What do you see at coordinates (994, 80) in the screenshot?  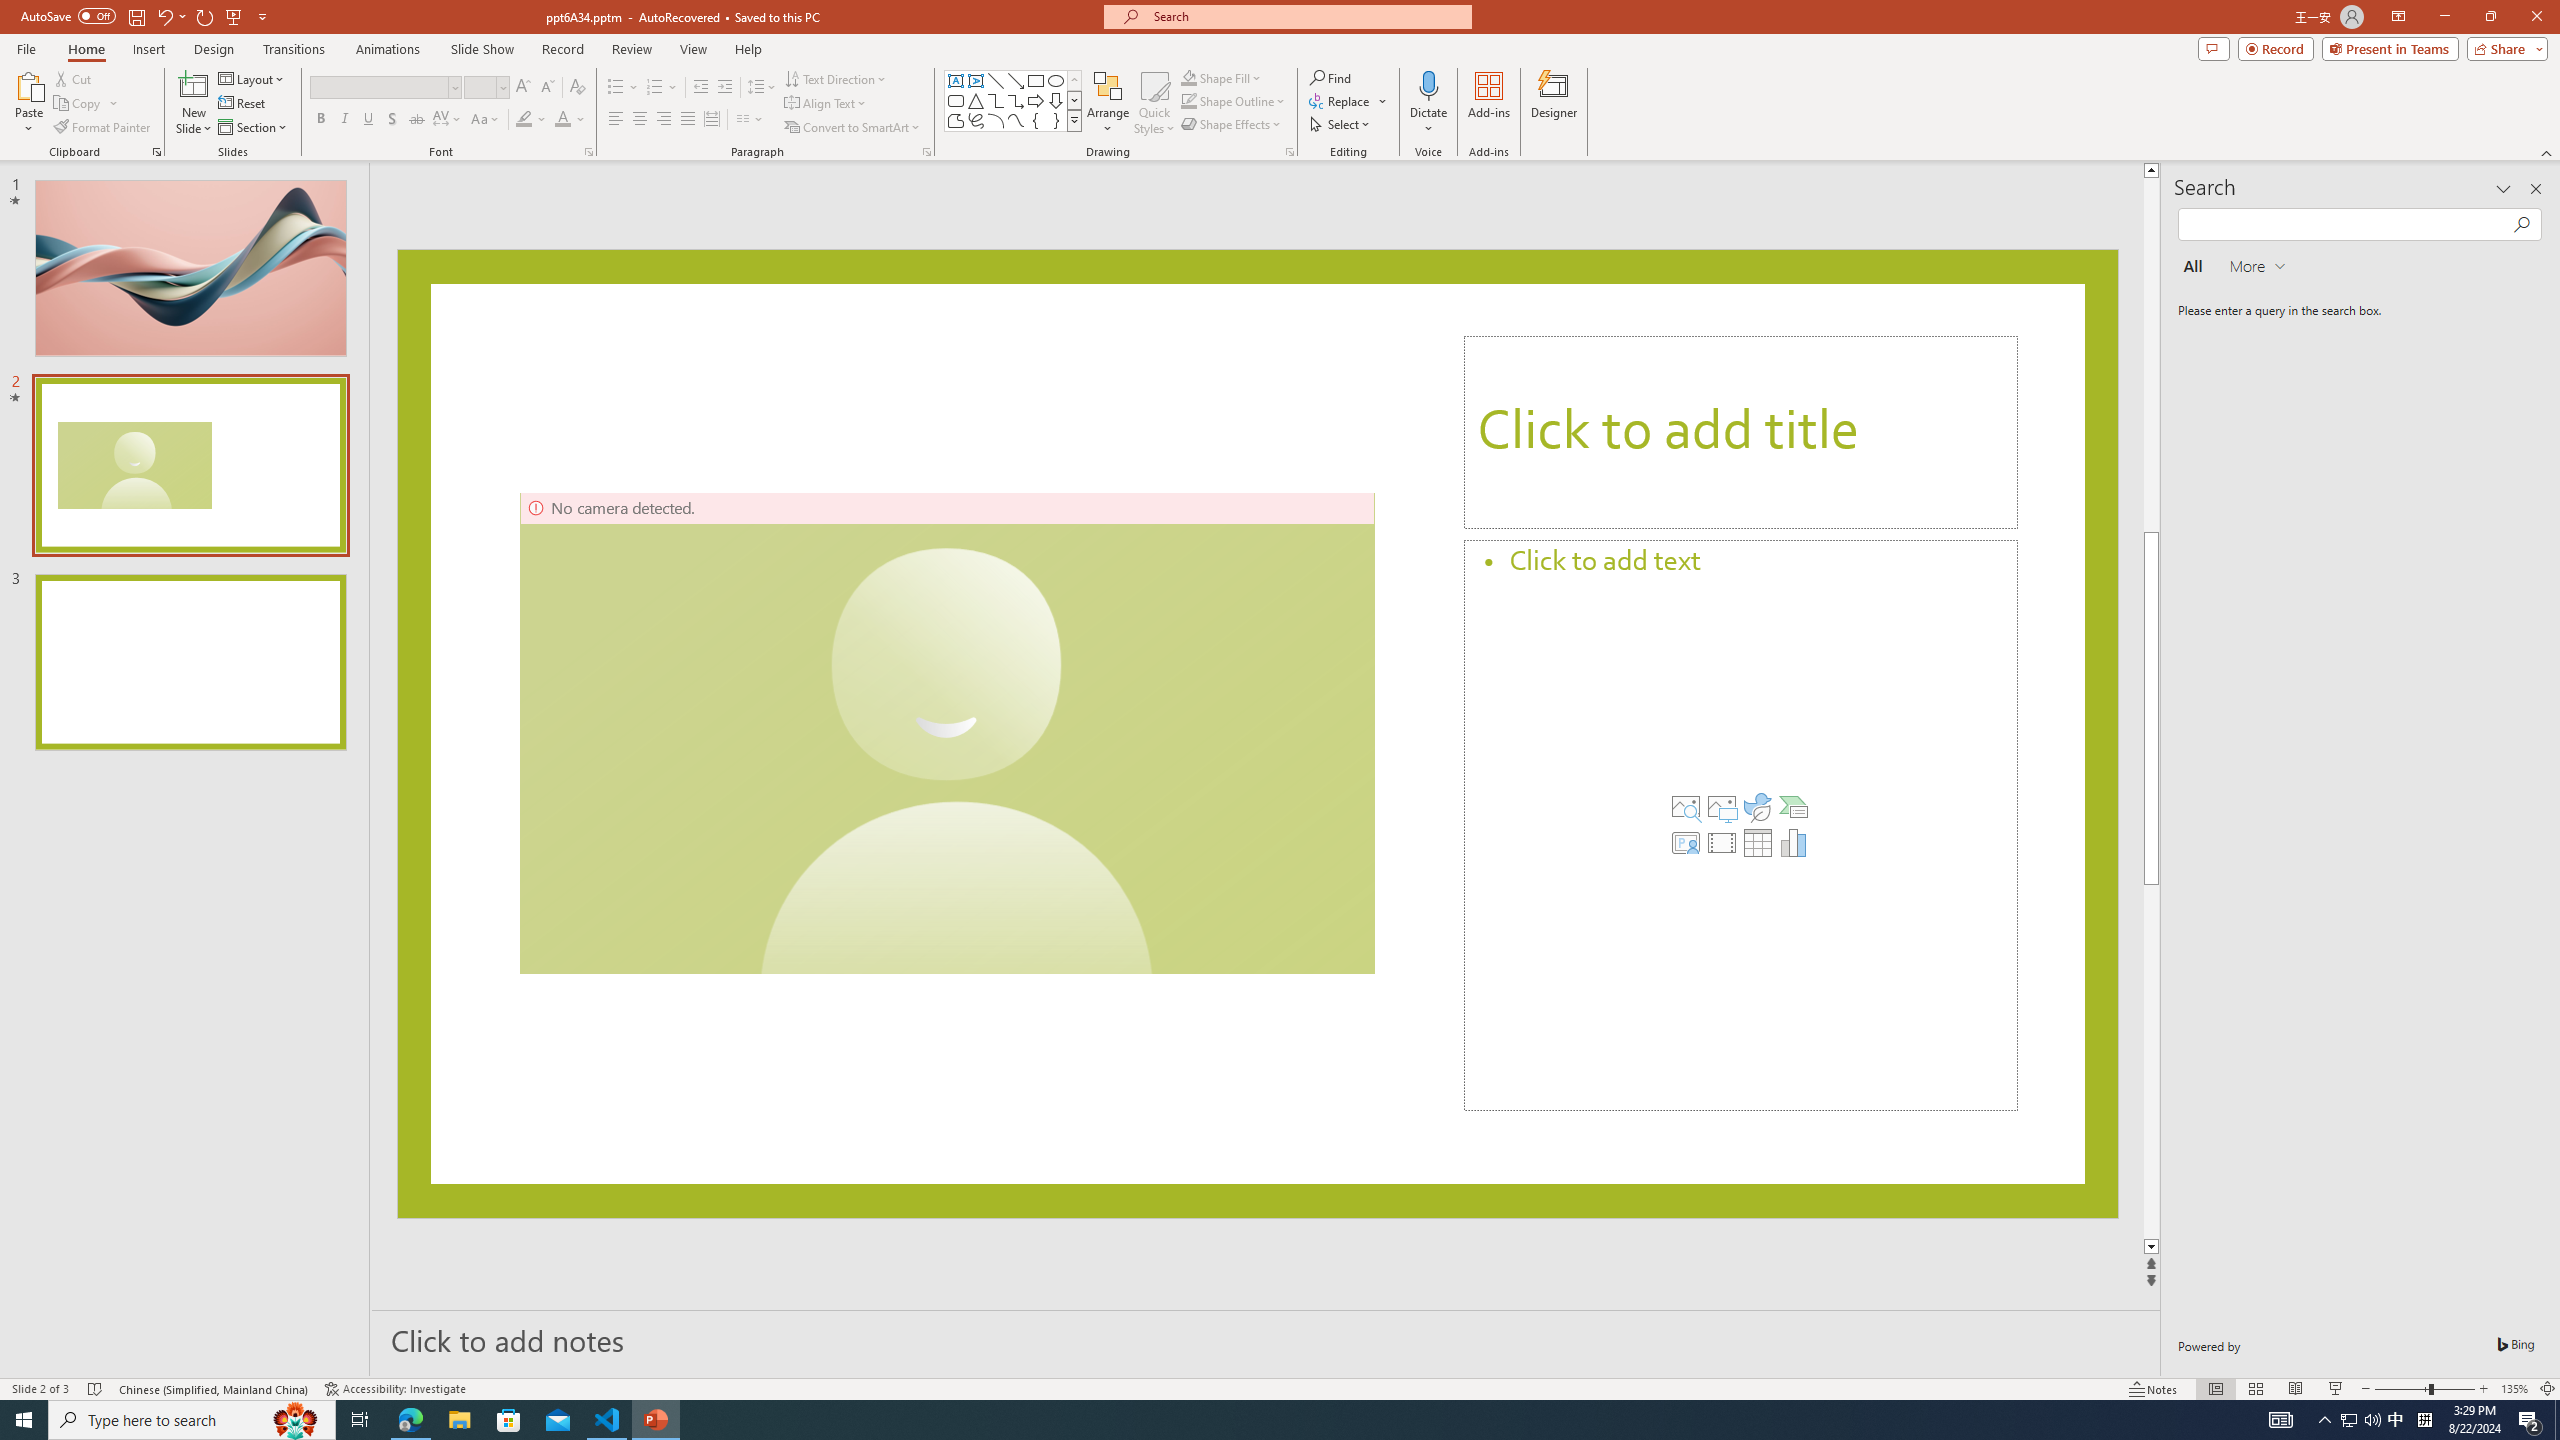 I see `'Line'` at bounding box center [994, 80].